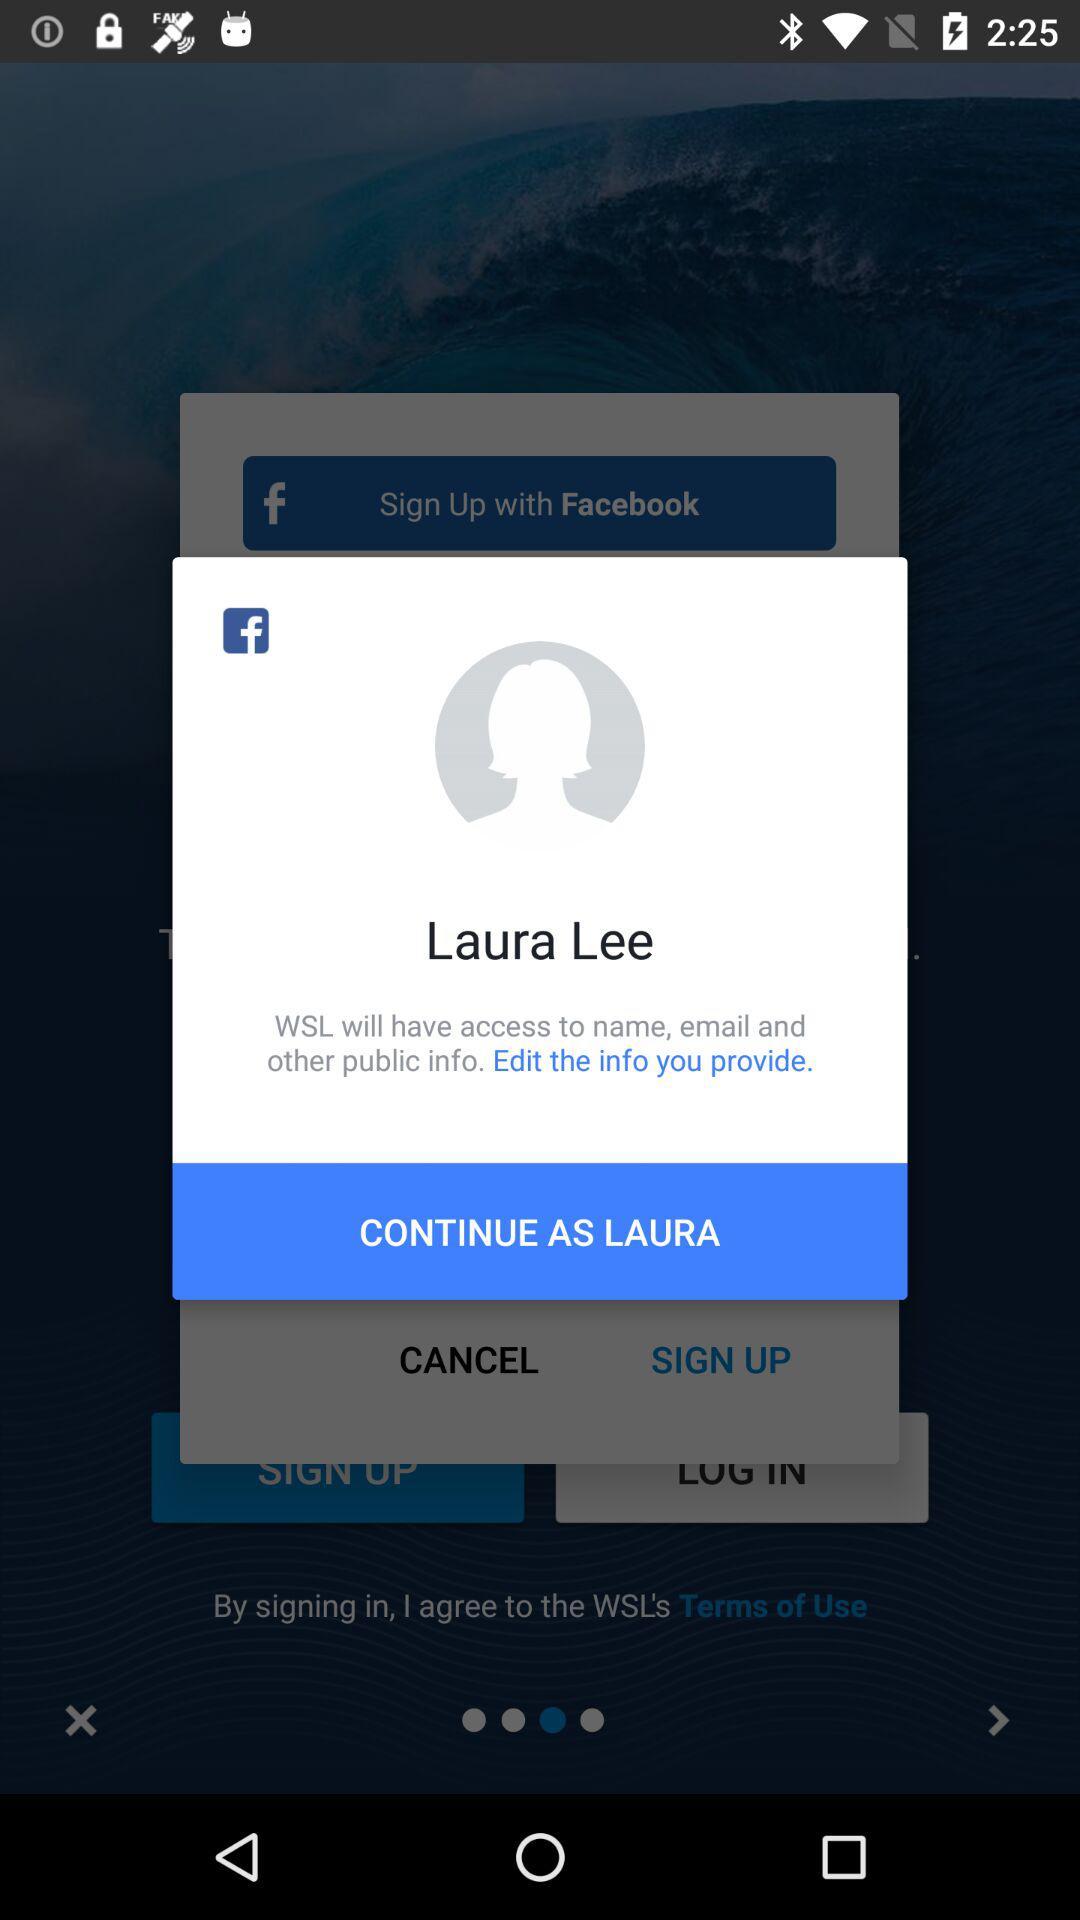 The height and width of the screenshot is (1920, 1080). Describe the element at coordinates (540, 1041) in the screenshot. I see `the item above the continue as laura` at that location.